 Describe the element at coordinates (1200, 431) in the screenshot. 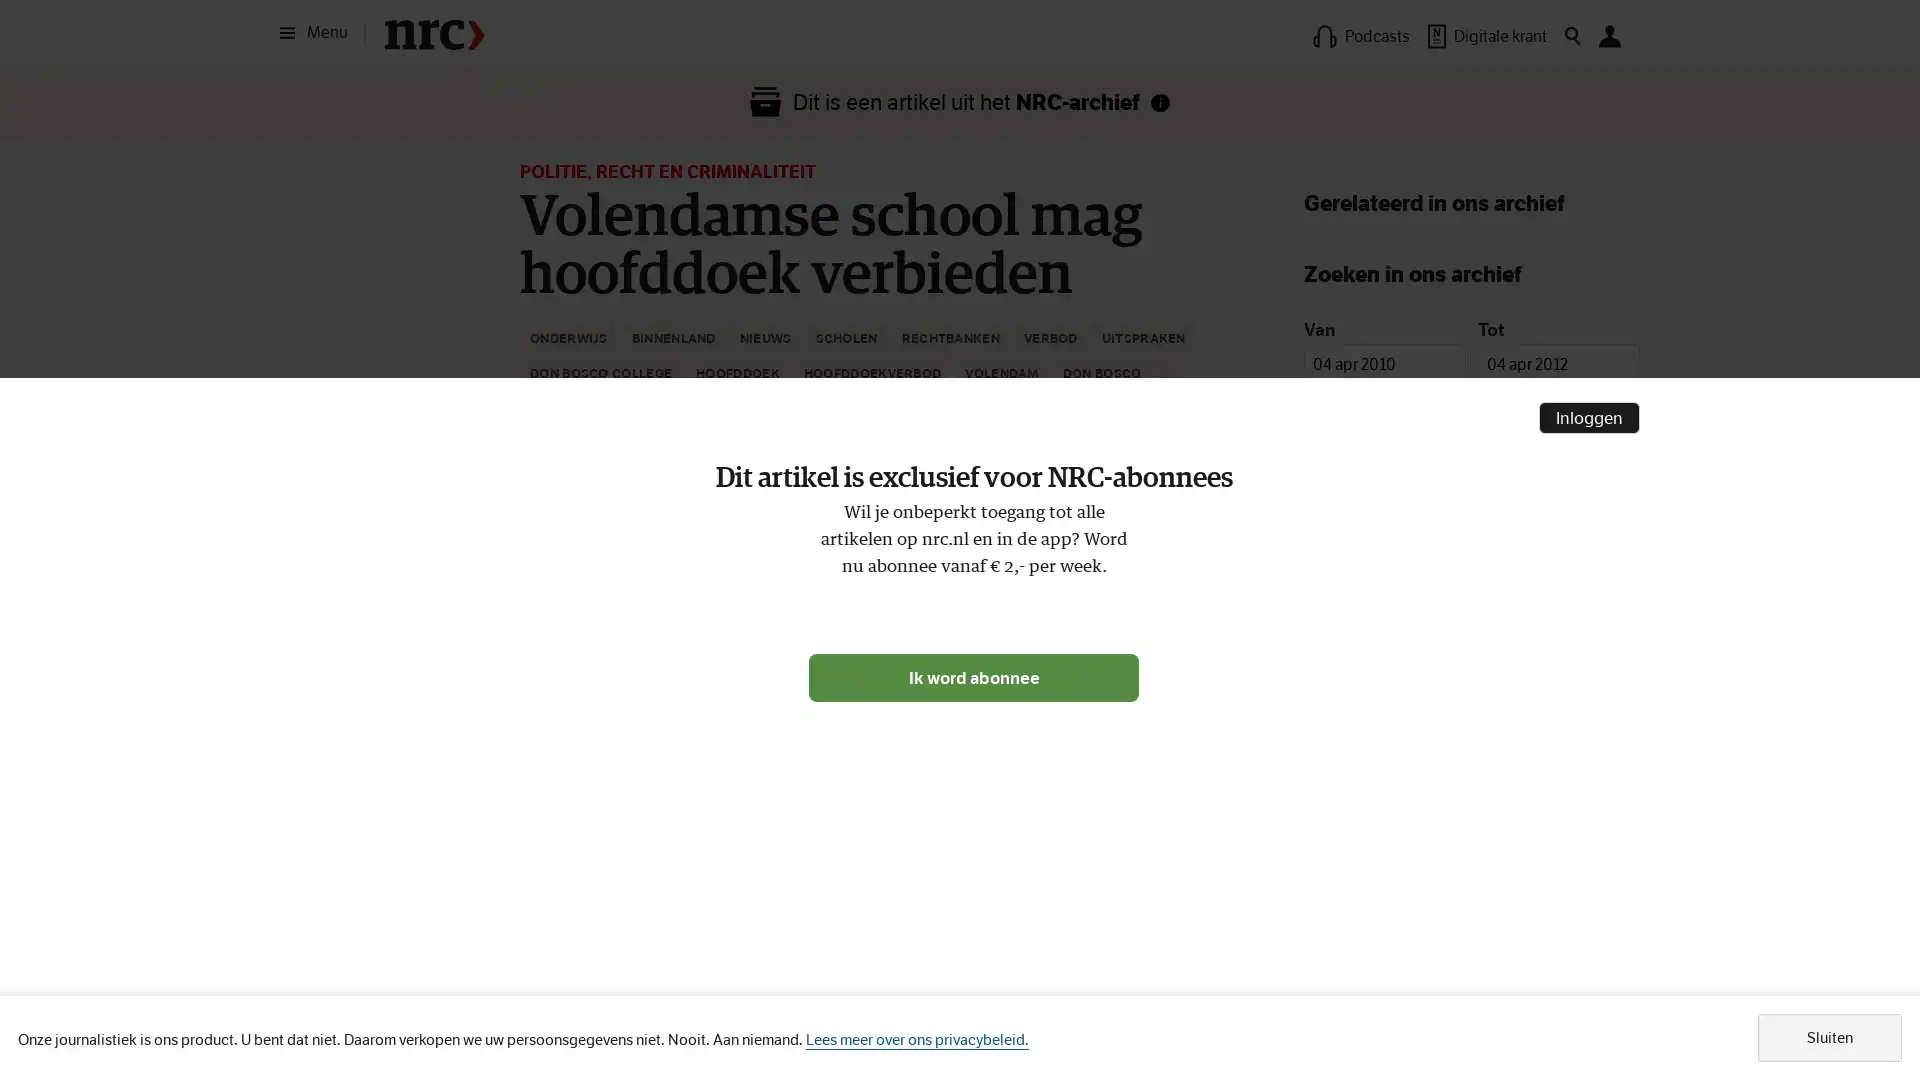

I see `Meer opties` at that location.